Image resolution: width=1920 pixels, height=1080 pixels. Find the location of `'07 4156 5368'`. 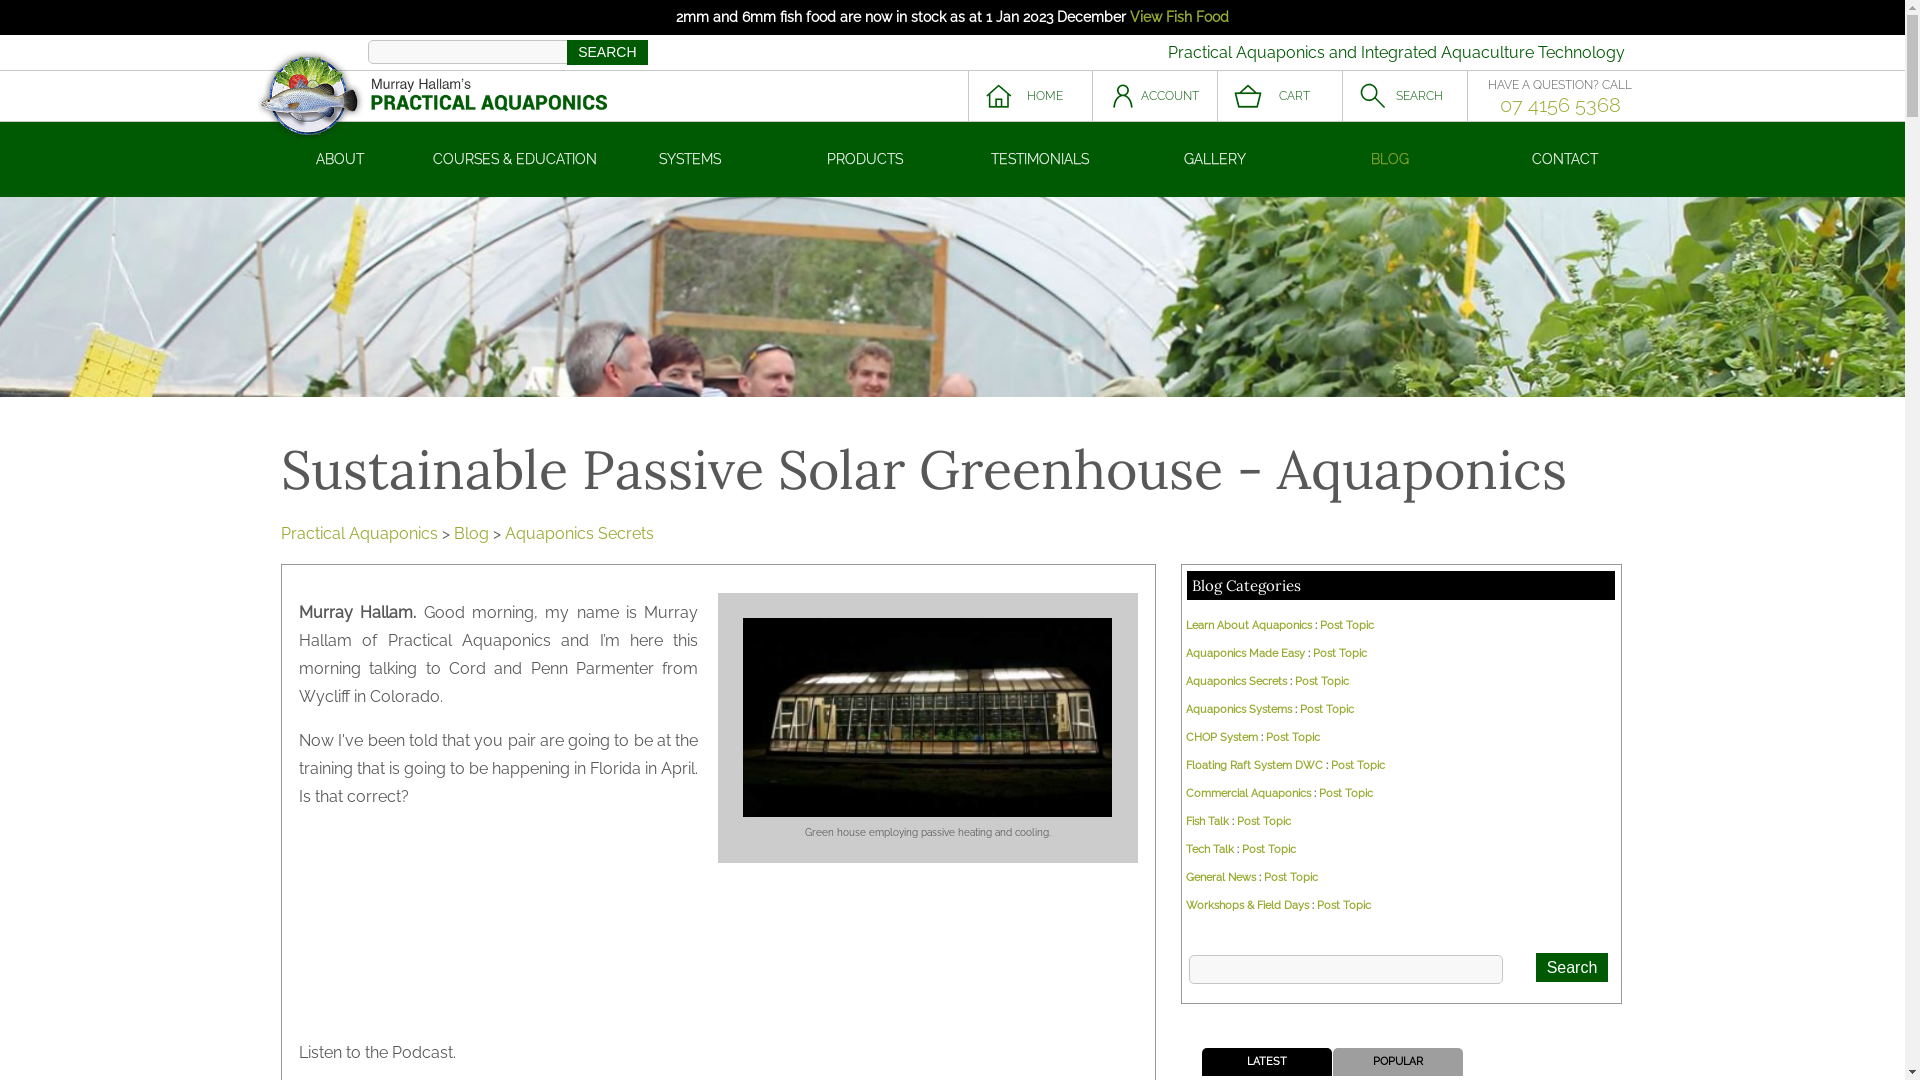

'07 4156 5368' is located at coordinates (1559, 104).